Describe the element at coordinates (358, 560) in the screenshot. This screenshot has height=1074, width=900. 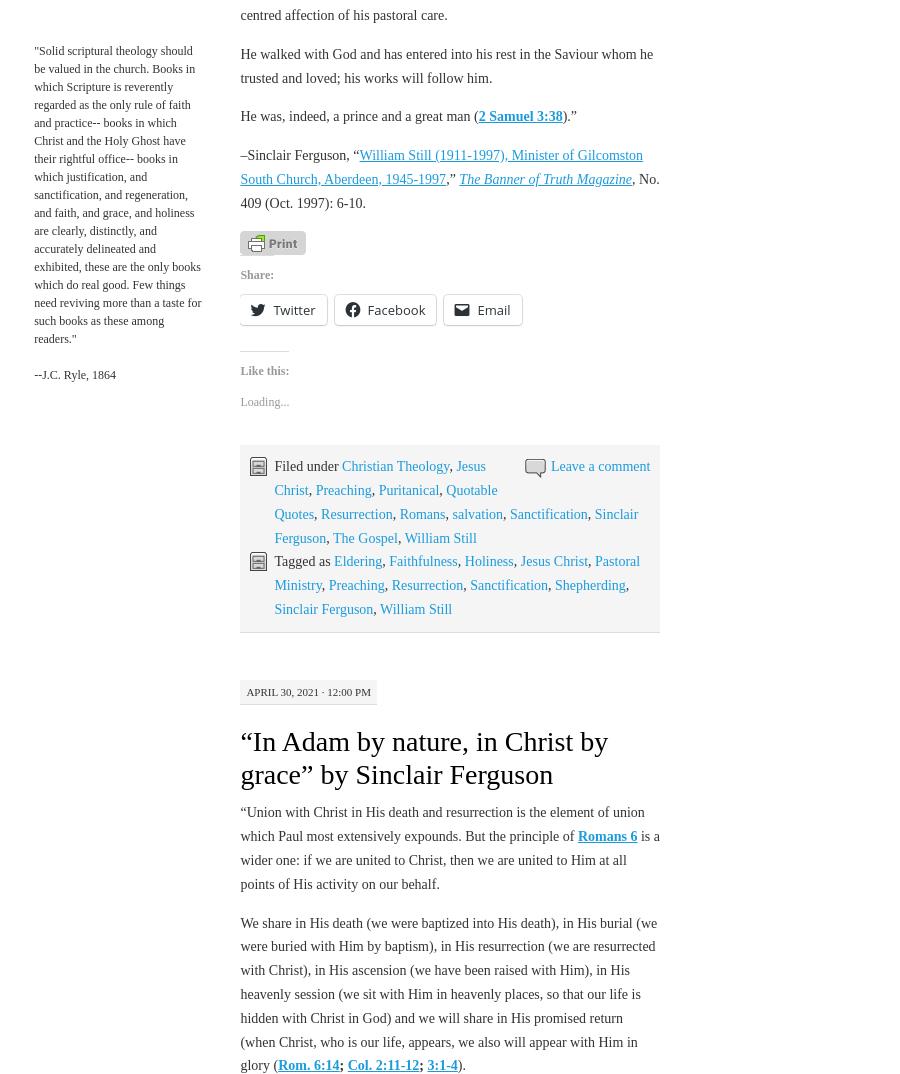
I see `'Eldering'` at that location.